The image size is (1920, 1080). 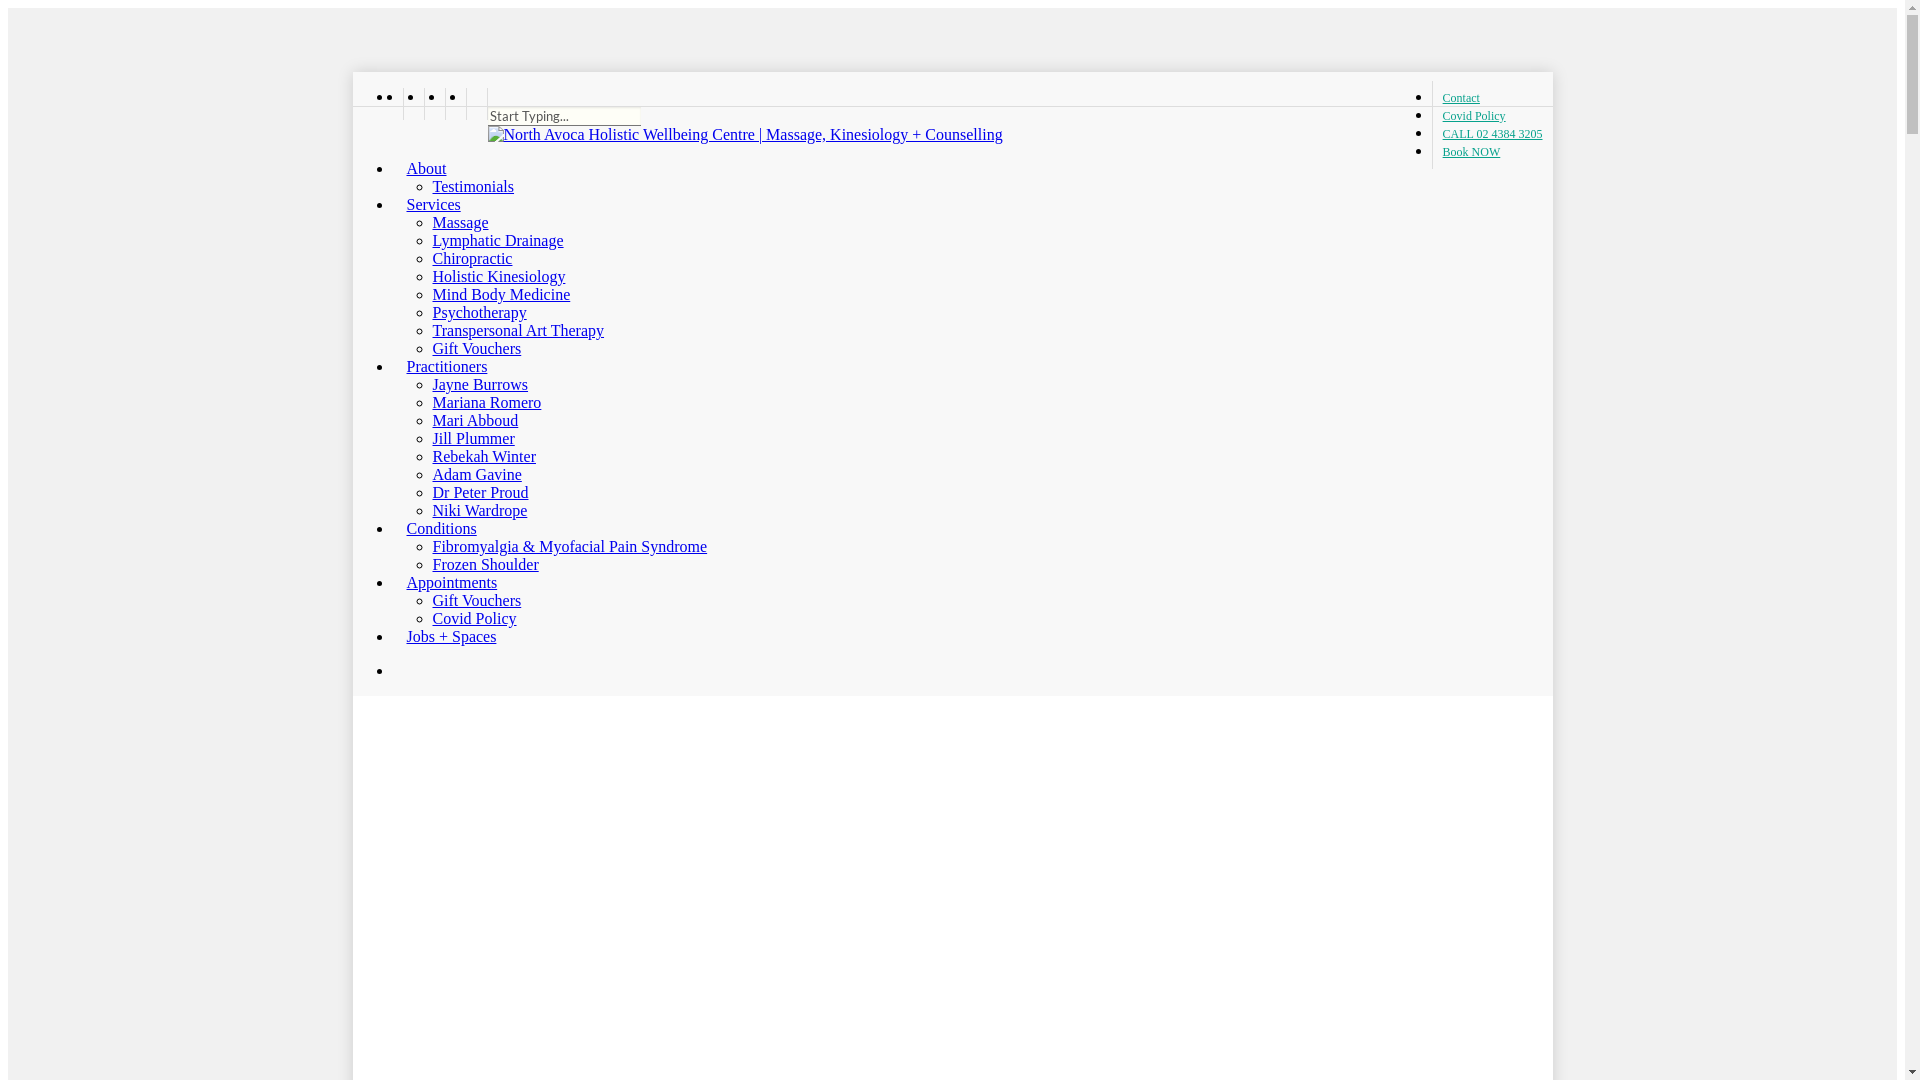 What do you see at coordinates (470, 257) in the screenshot?
I see `'Chiropractic'` at bounding box center [470, 257].